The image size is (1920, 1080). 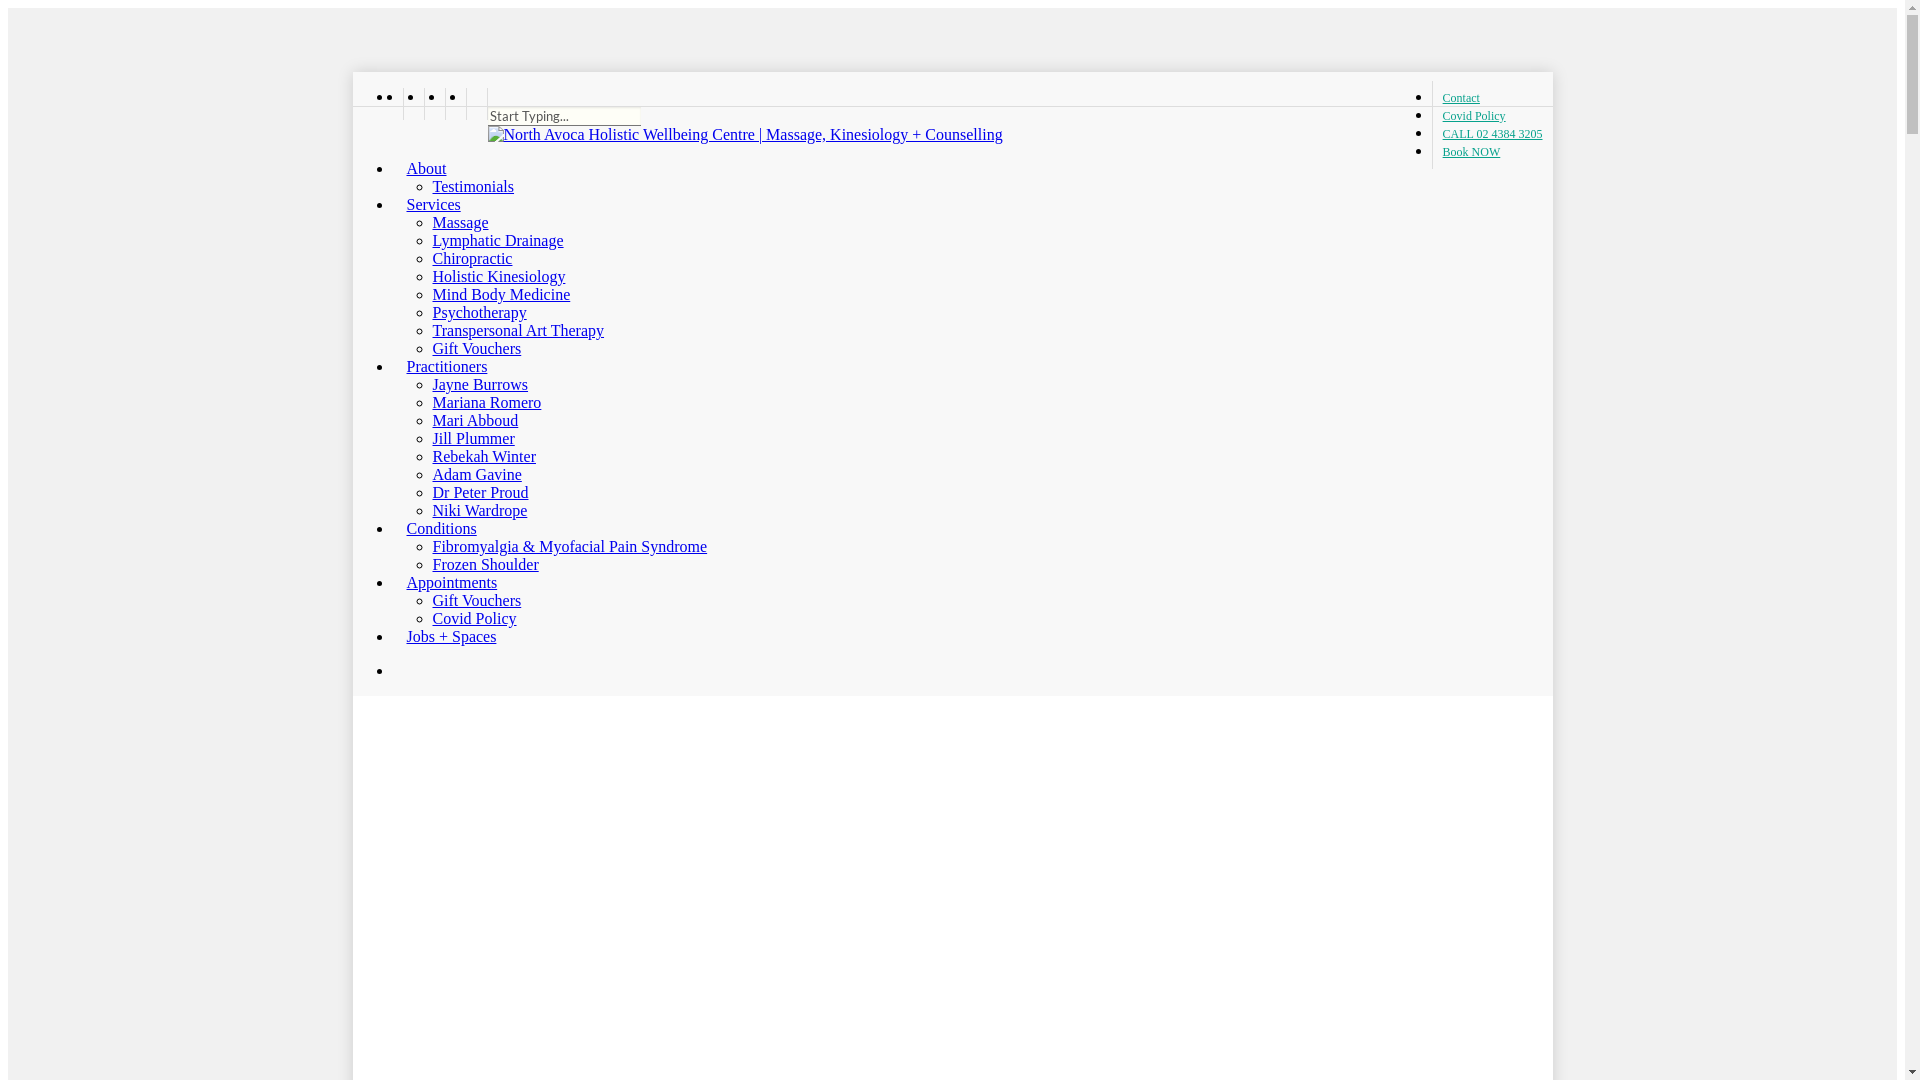 What do you see at coordinates (470, 257) in the screenshot?
I see `'Chiropractic'` at bounding box center [470, 257].